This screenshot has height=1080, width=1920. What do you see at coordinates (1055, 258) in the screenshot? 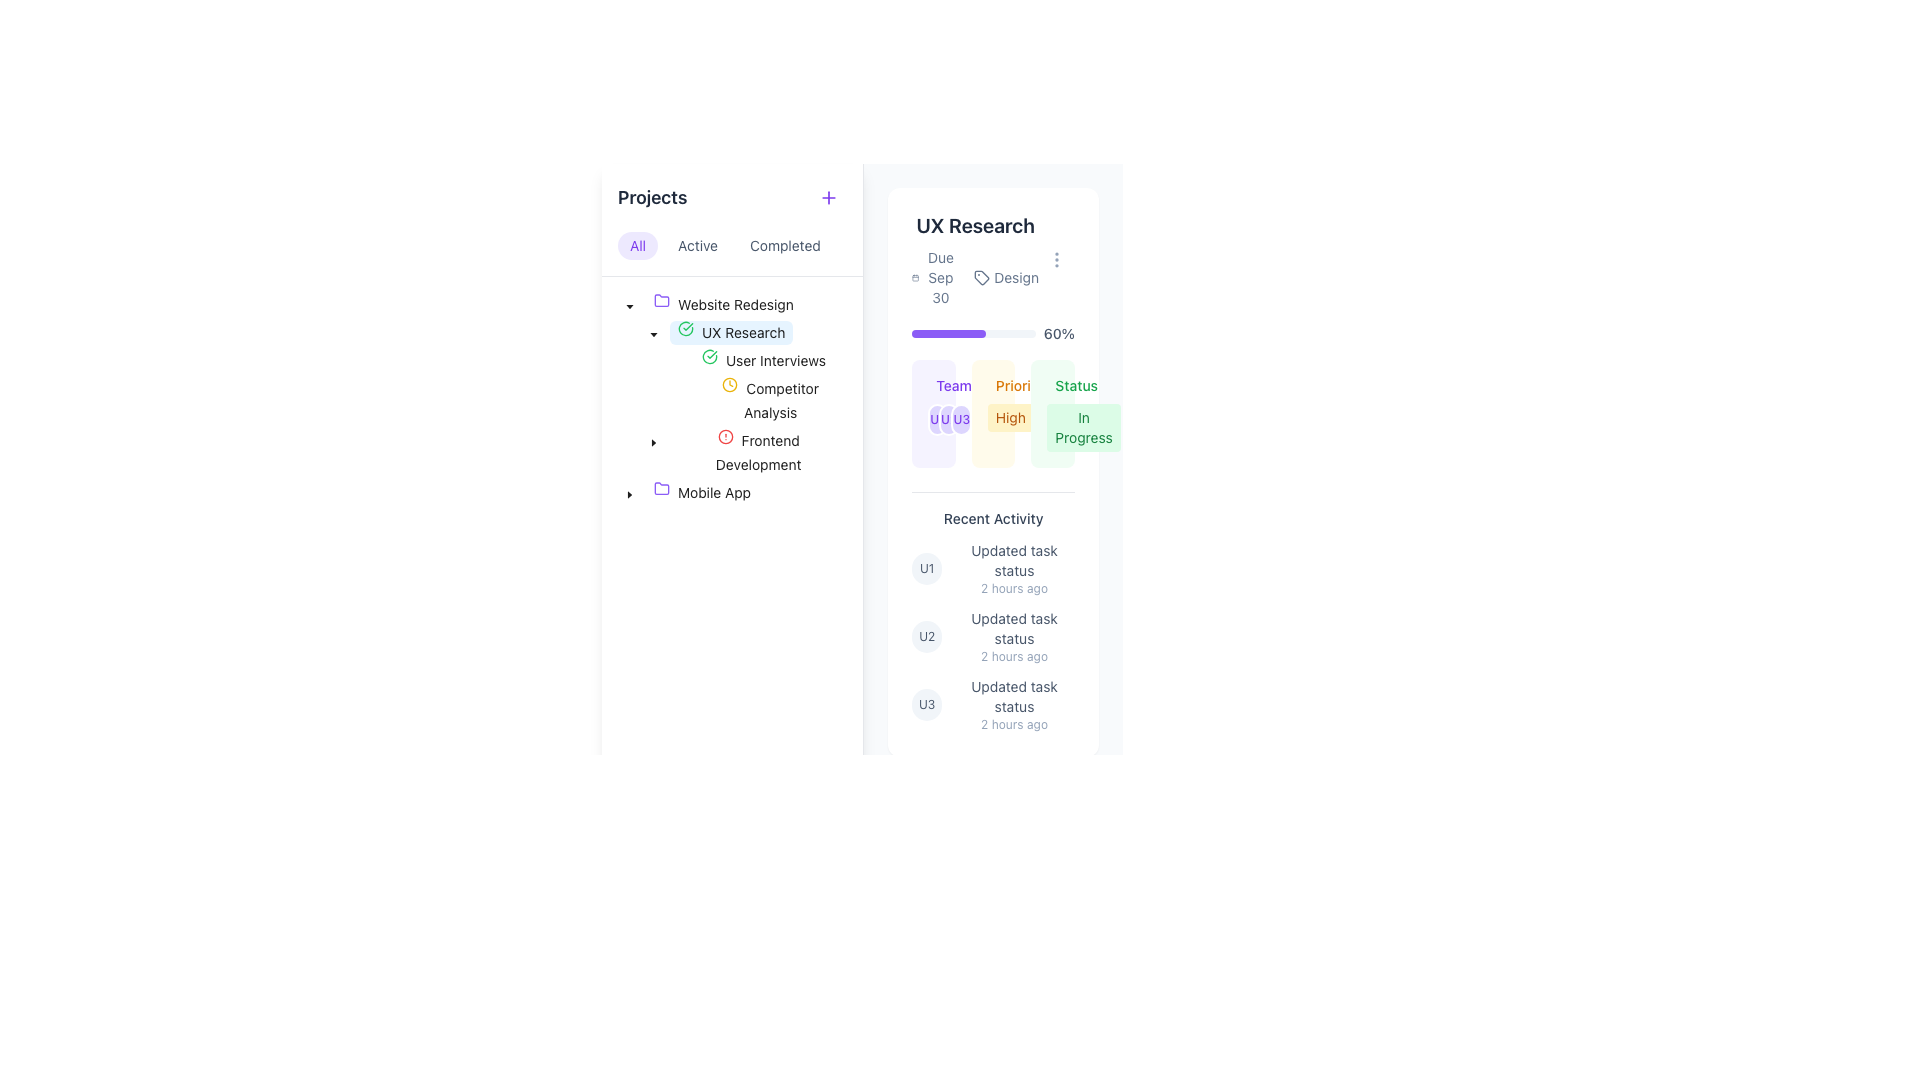
I see `the action menu button (vertical ellipsis) located in the right corner of the 'UX Research' card header` at bounding box center [1055, 258].